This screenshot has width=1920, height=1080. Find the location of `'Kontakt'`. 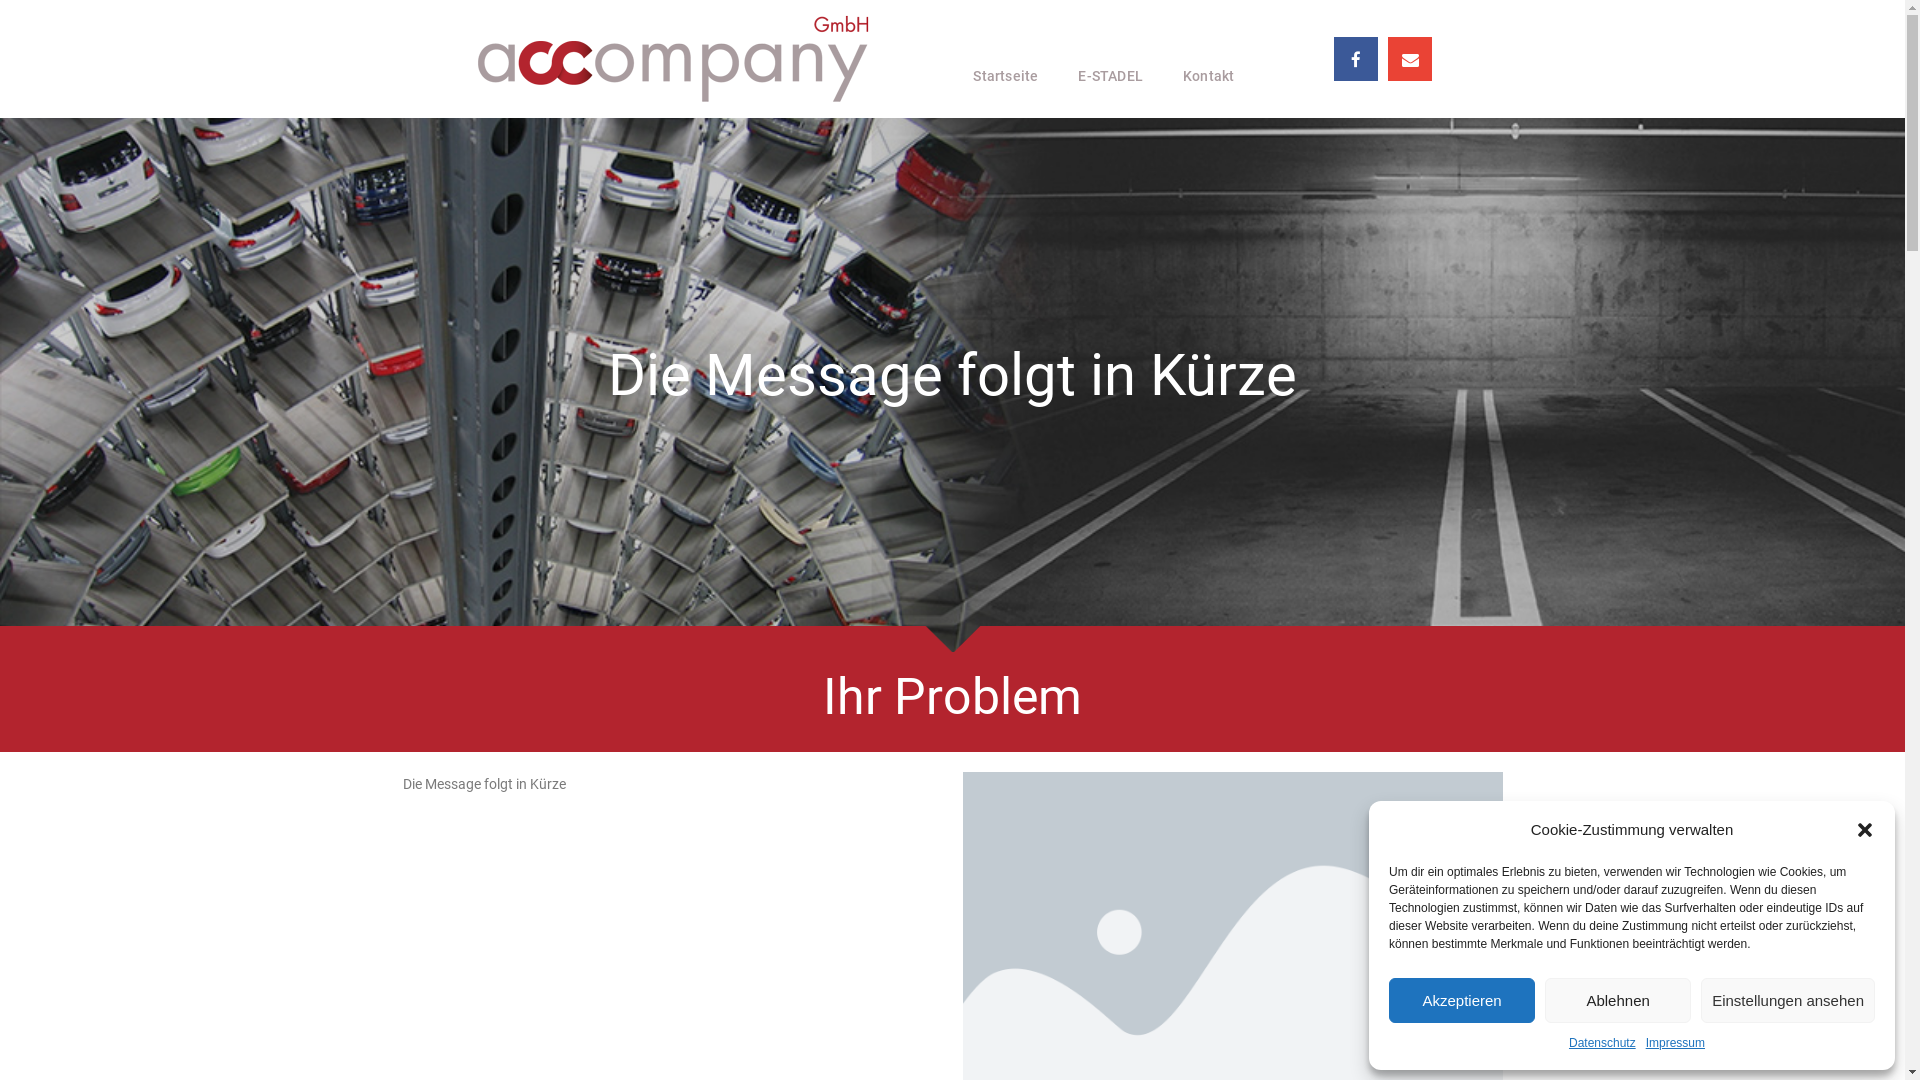

'Kontakt' is located at coordinates (1207, 75).